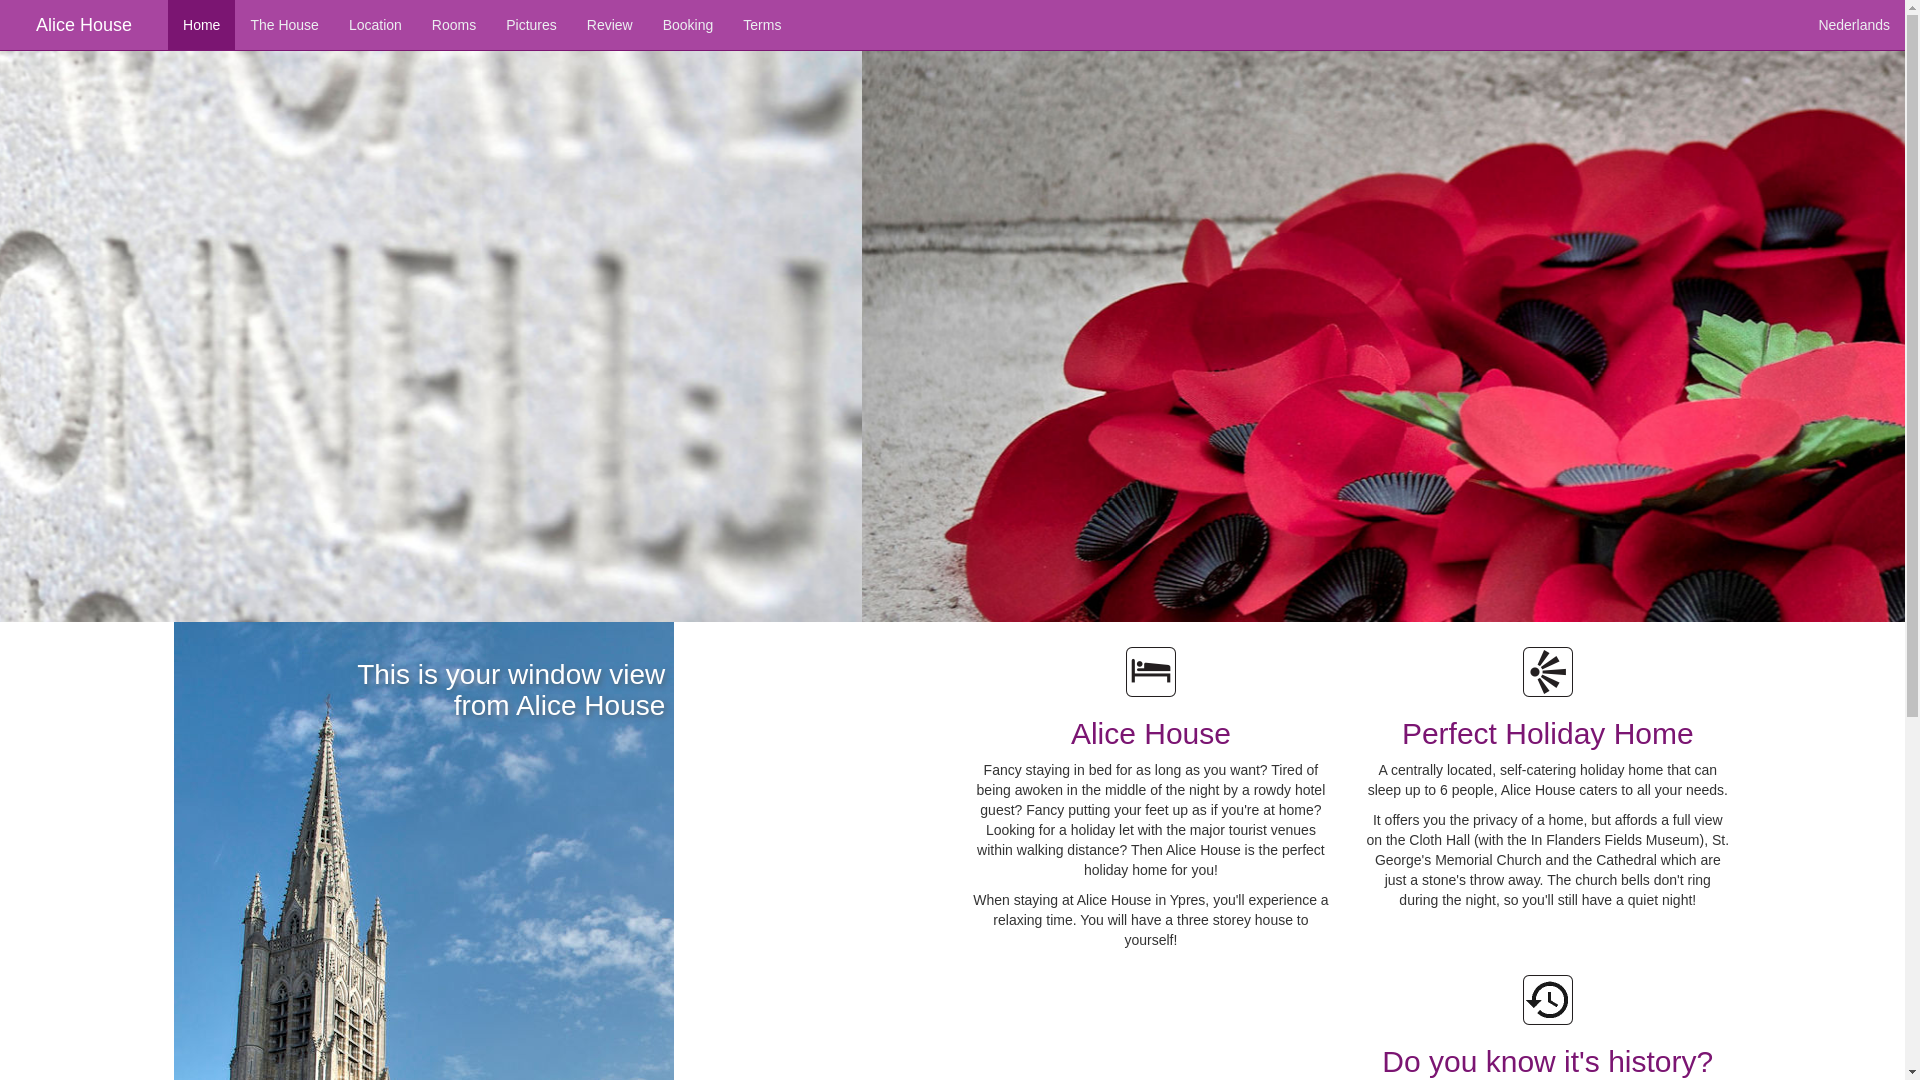 This screenshot has width=1920, height=1080. What do you see at coordinates (1852, 24) in the screenshot?
I see `'Nederlands'` at bounding box center [1852, 24].